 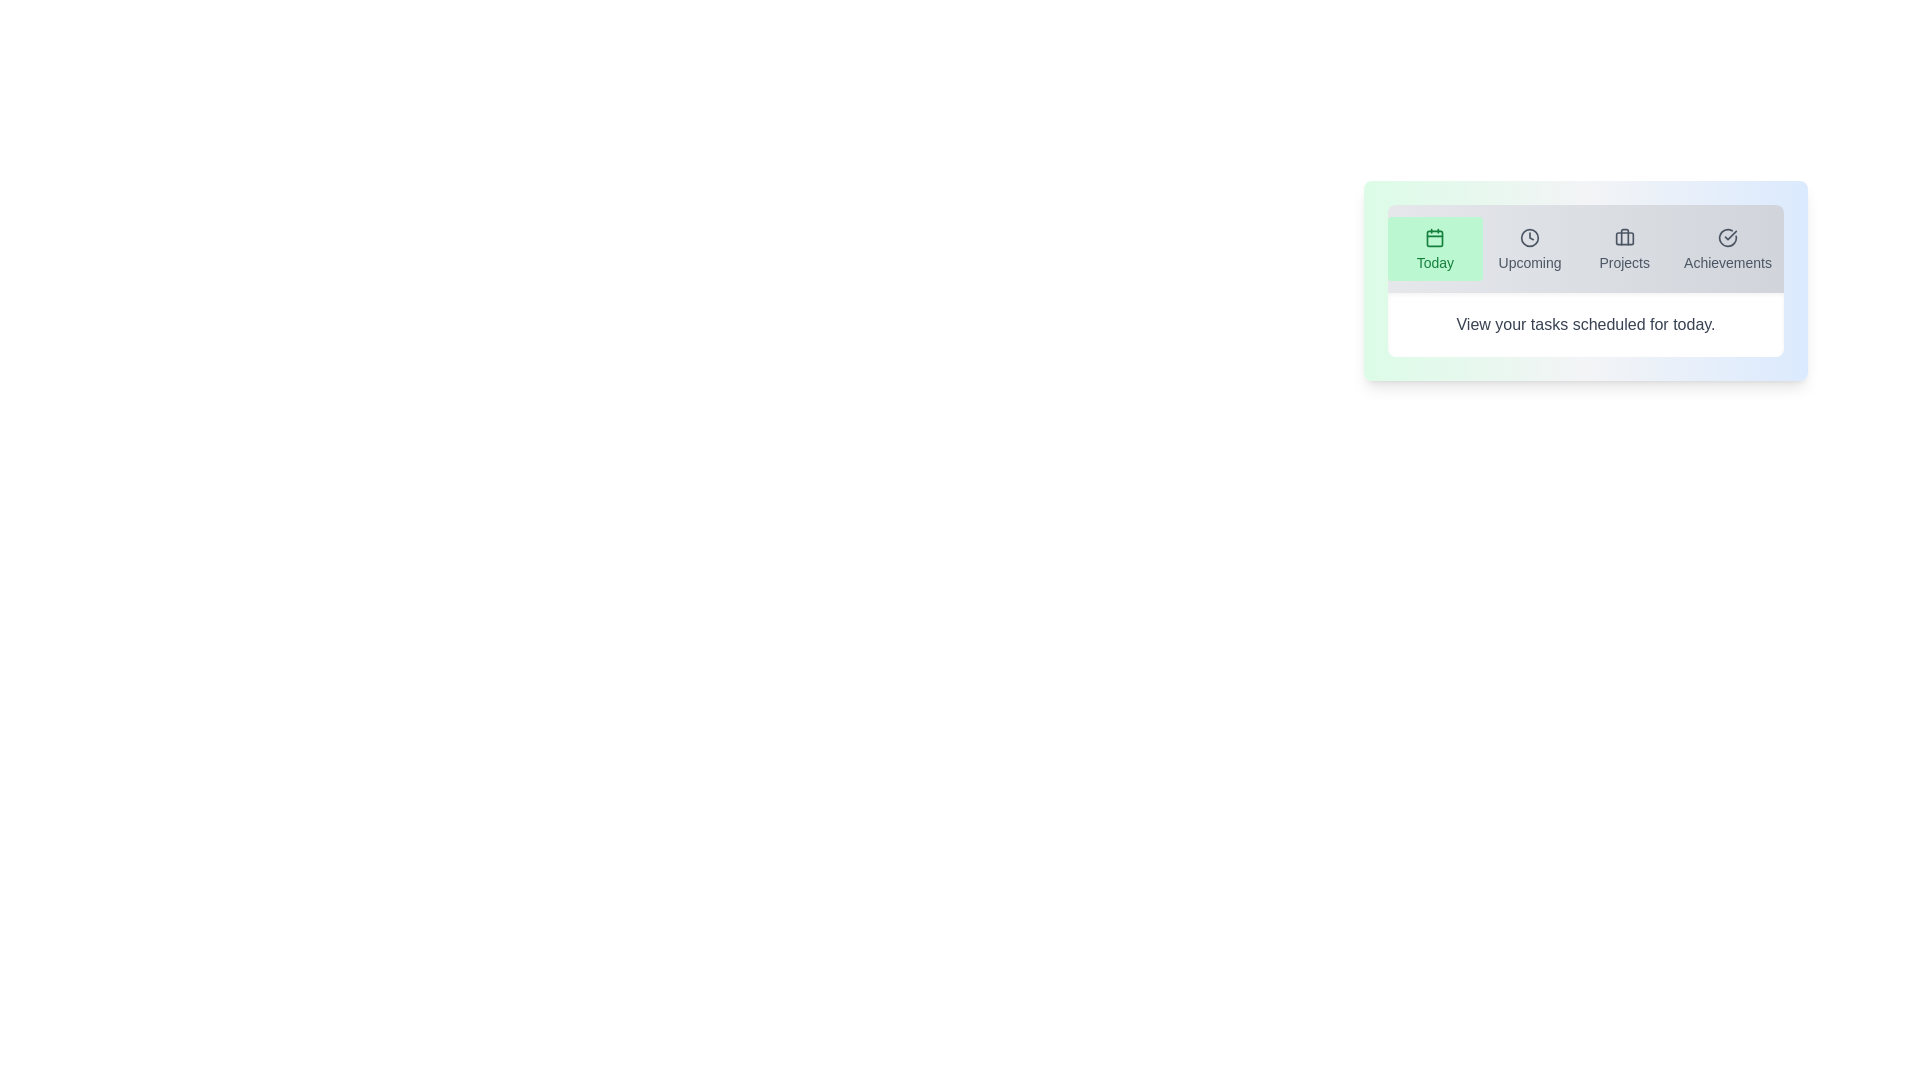 I want to click on the tab labeled Achievements, so click(x=1727, y=248).